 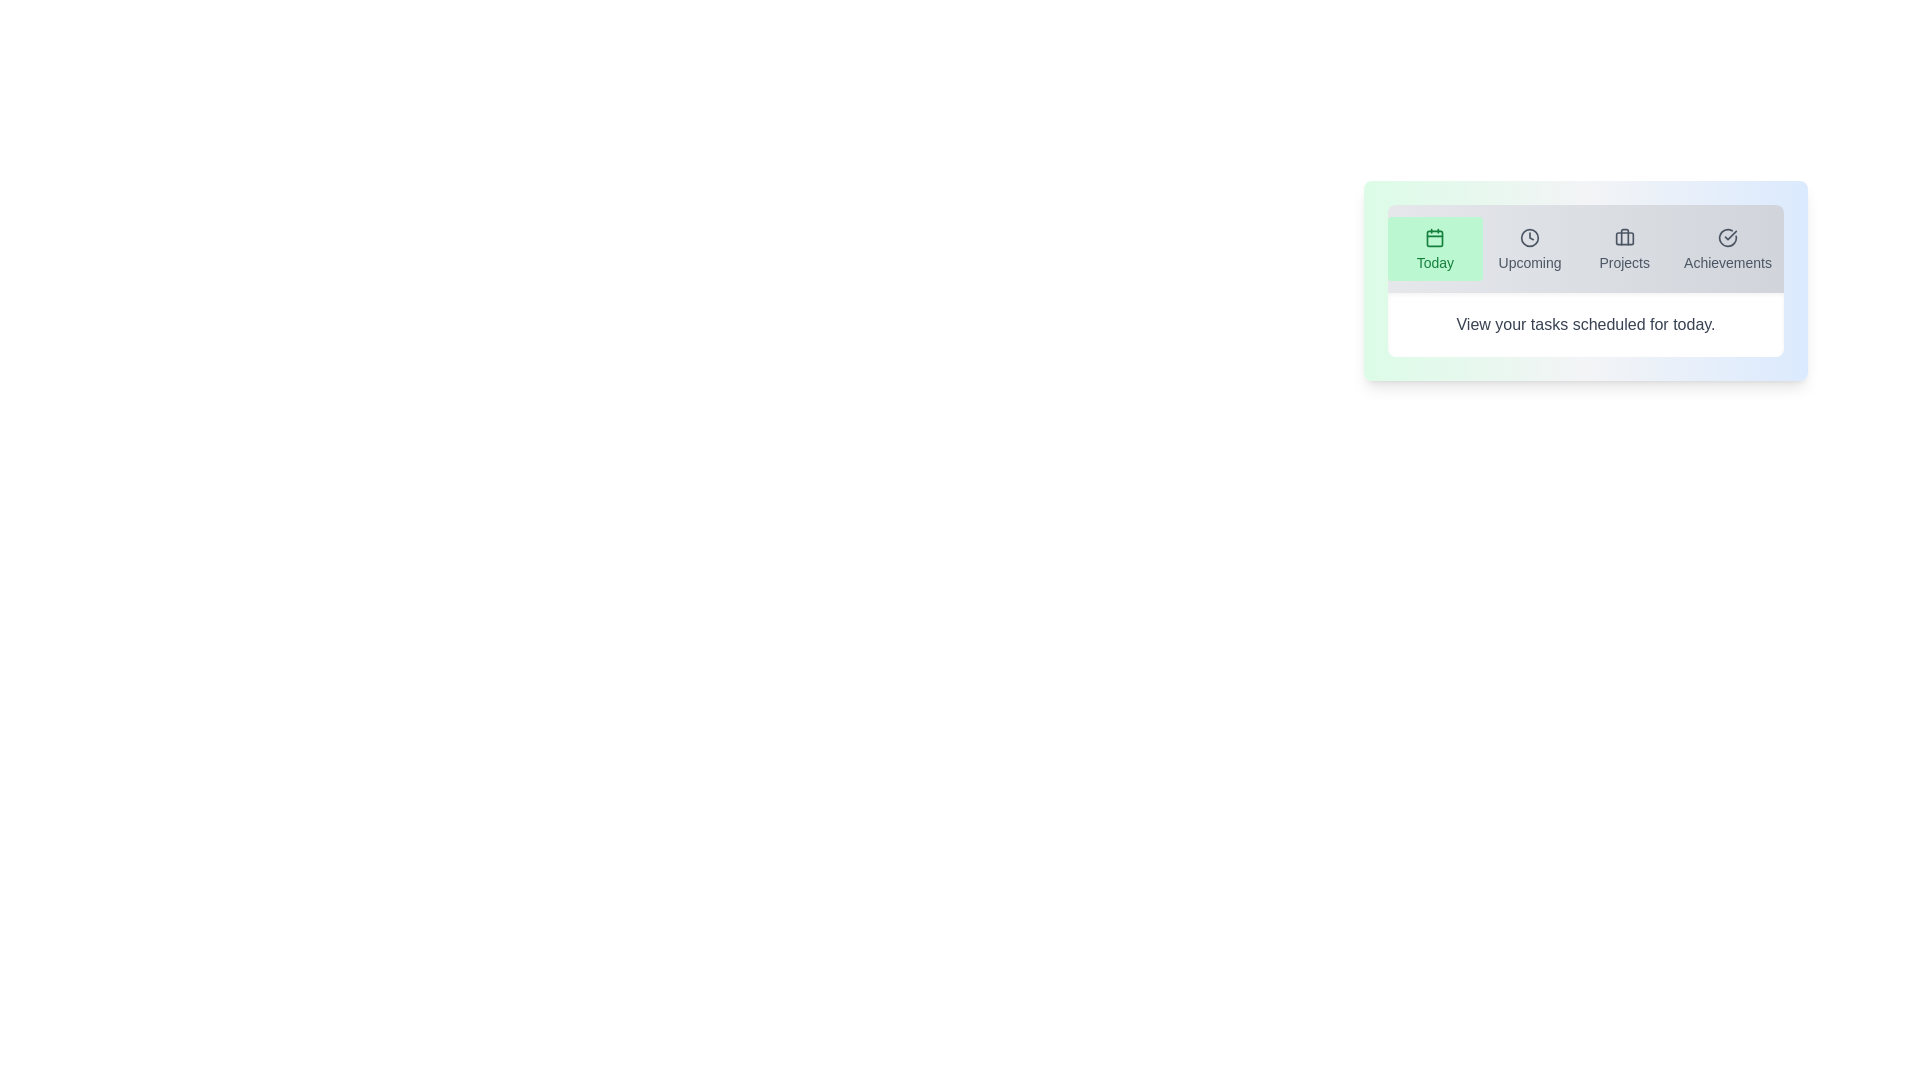 I want to click on the tab labeled Achievements, so click(x=1727, y=248).